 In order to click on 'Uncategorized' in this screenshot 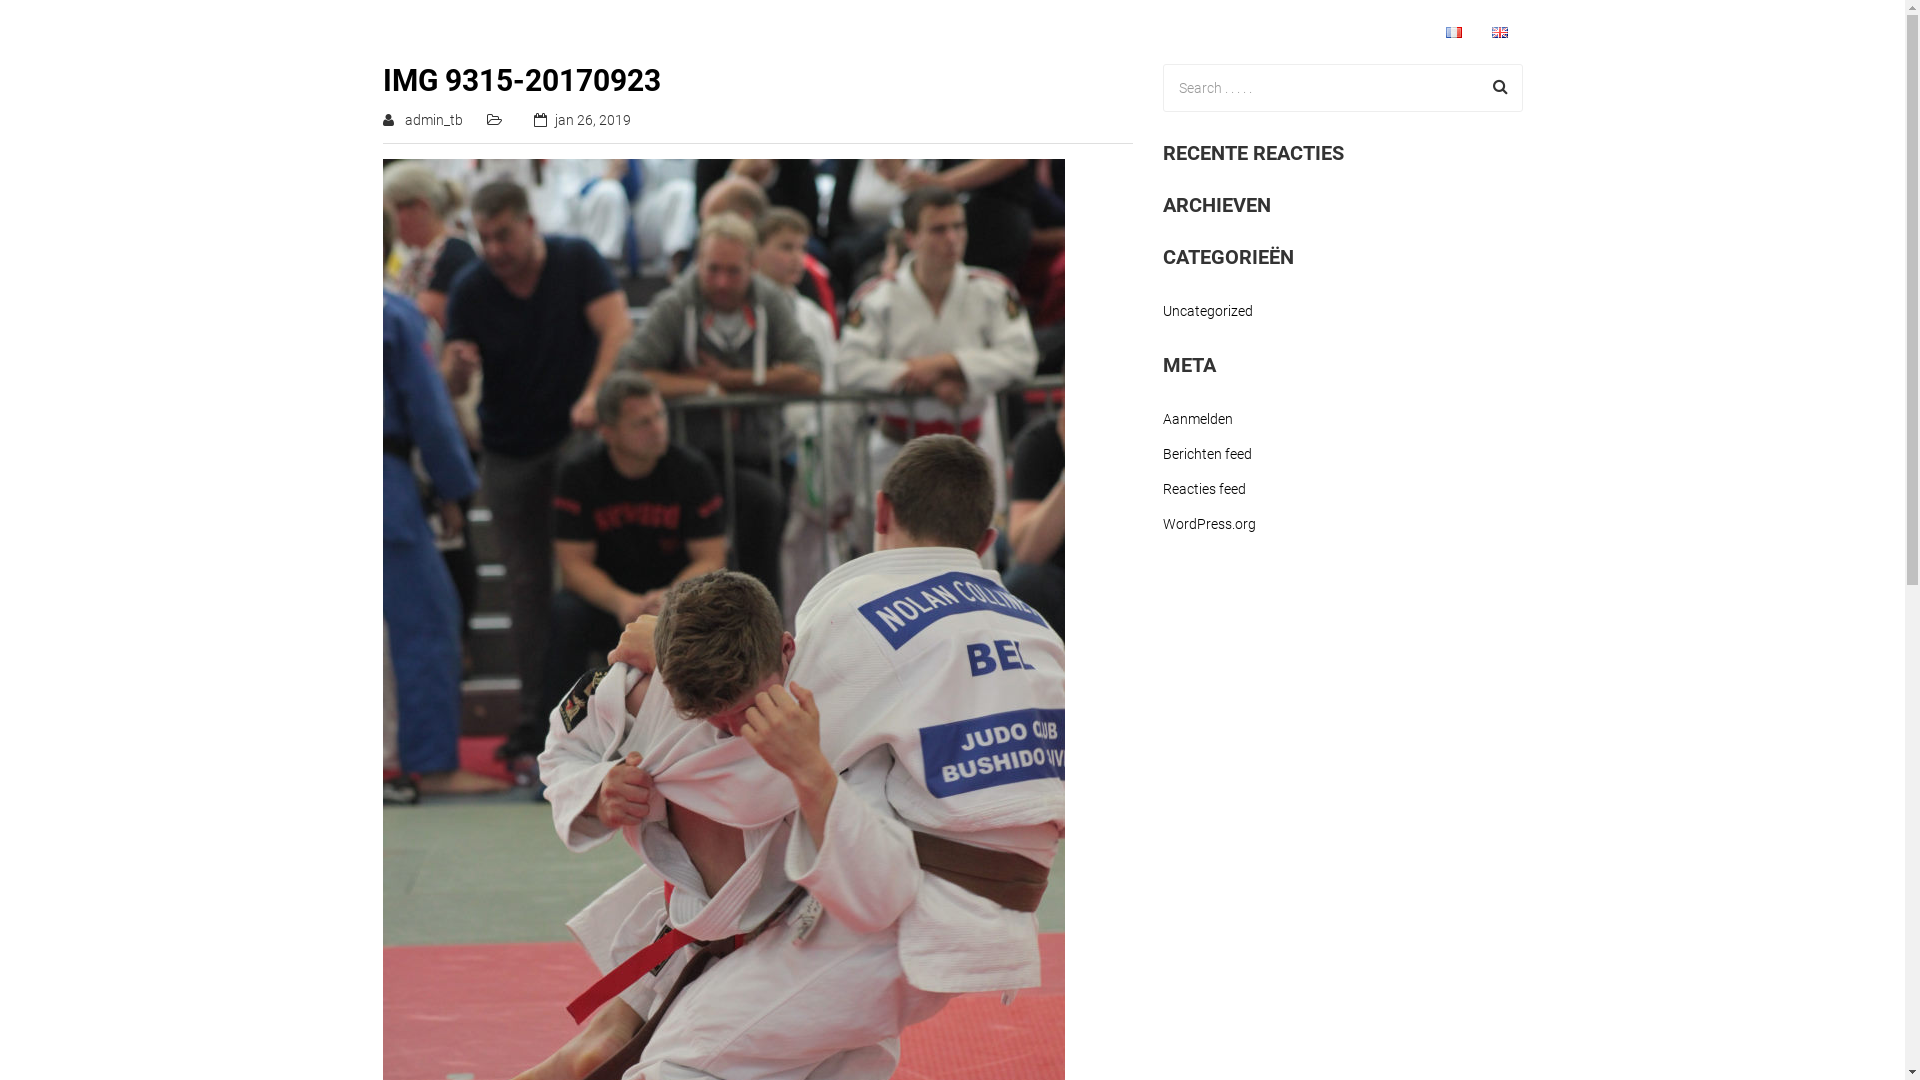, I will do `click(1205, 311)`.